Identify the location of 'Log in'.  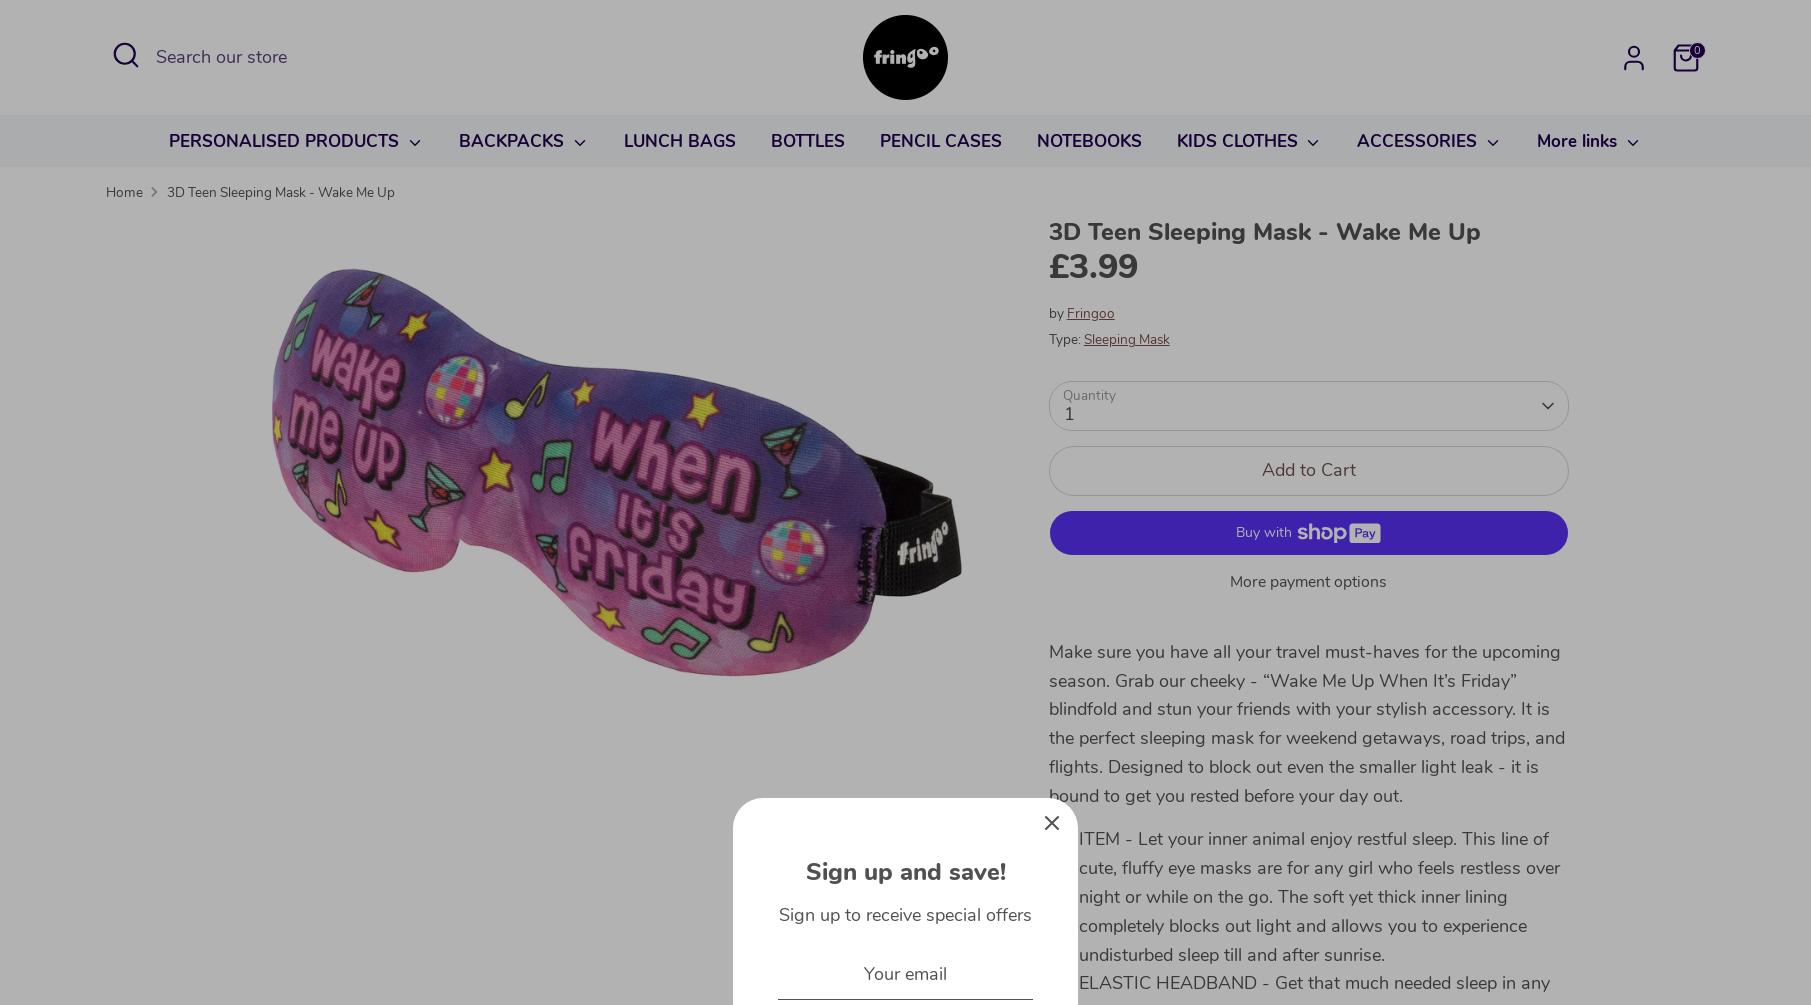
(1583, 94).